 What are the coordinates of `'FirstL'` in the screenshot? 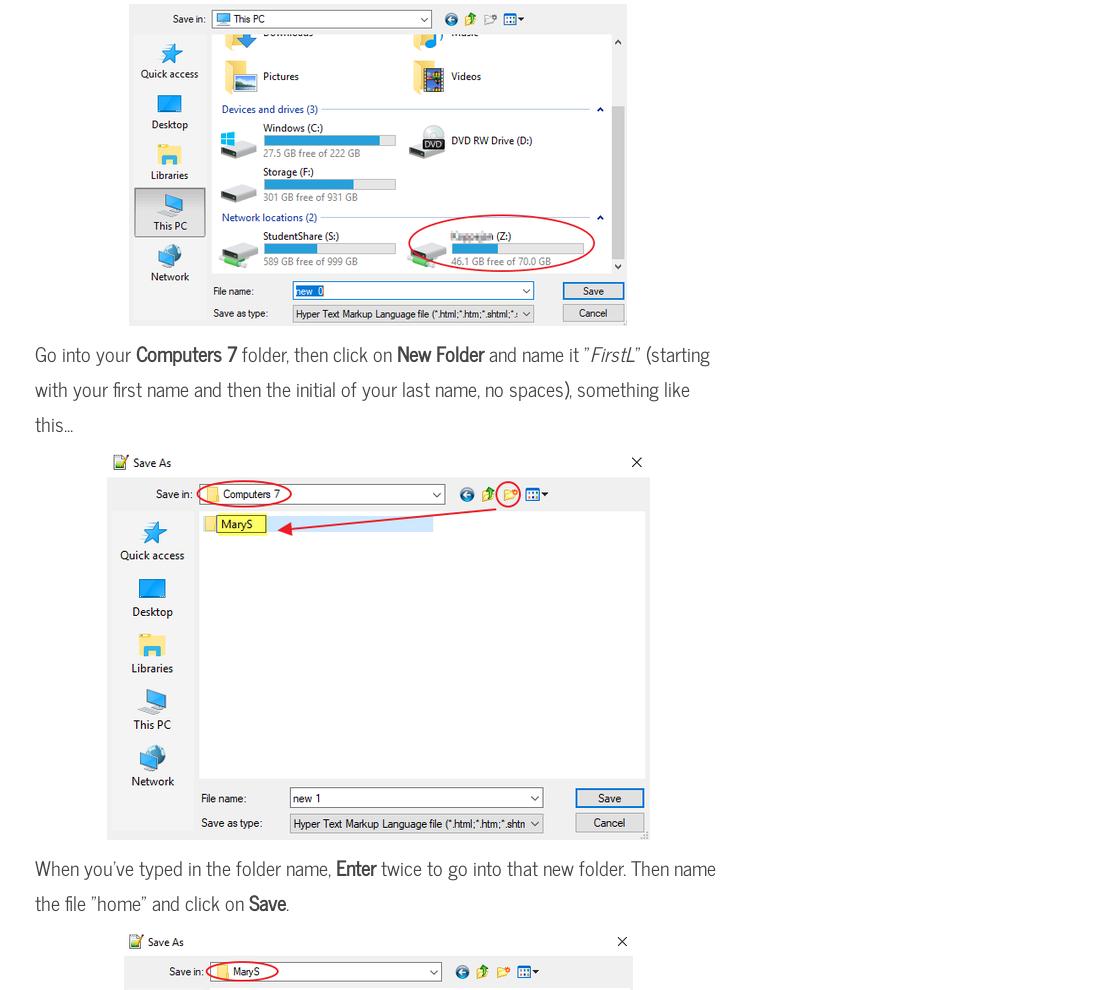 It's located at (611, 353).